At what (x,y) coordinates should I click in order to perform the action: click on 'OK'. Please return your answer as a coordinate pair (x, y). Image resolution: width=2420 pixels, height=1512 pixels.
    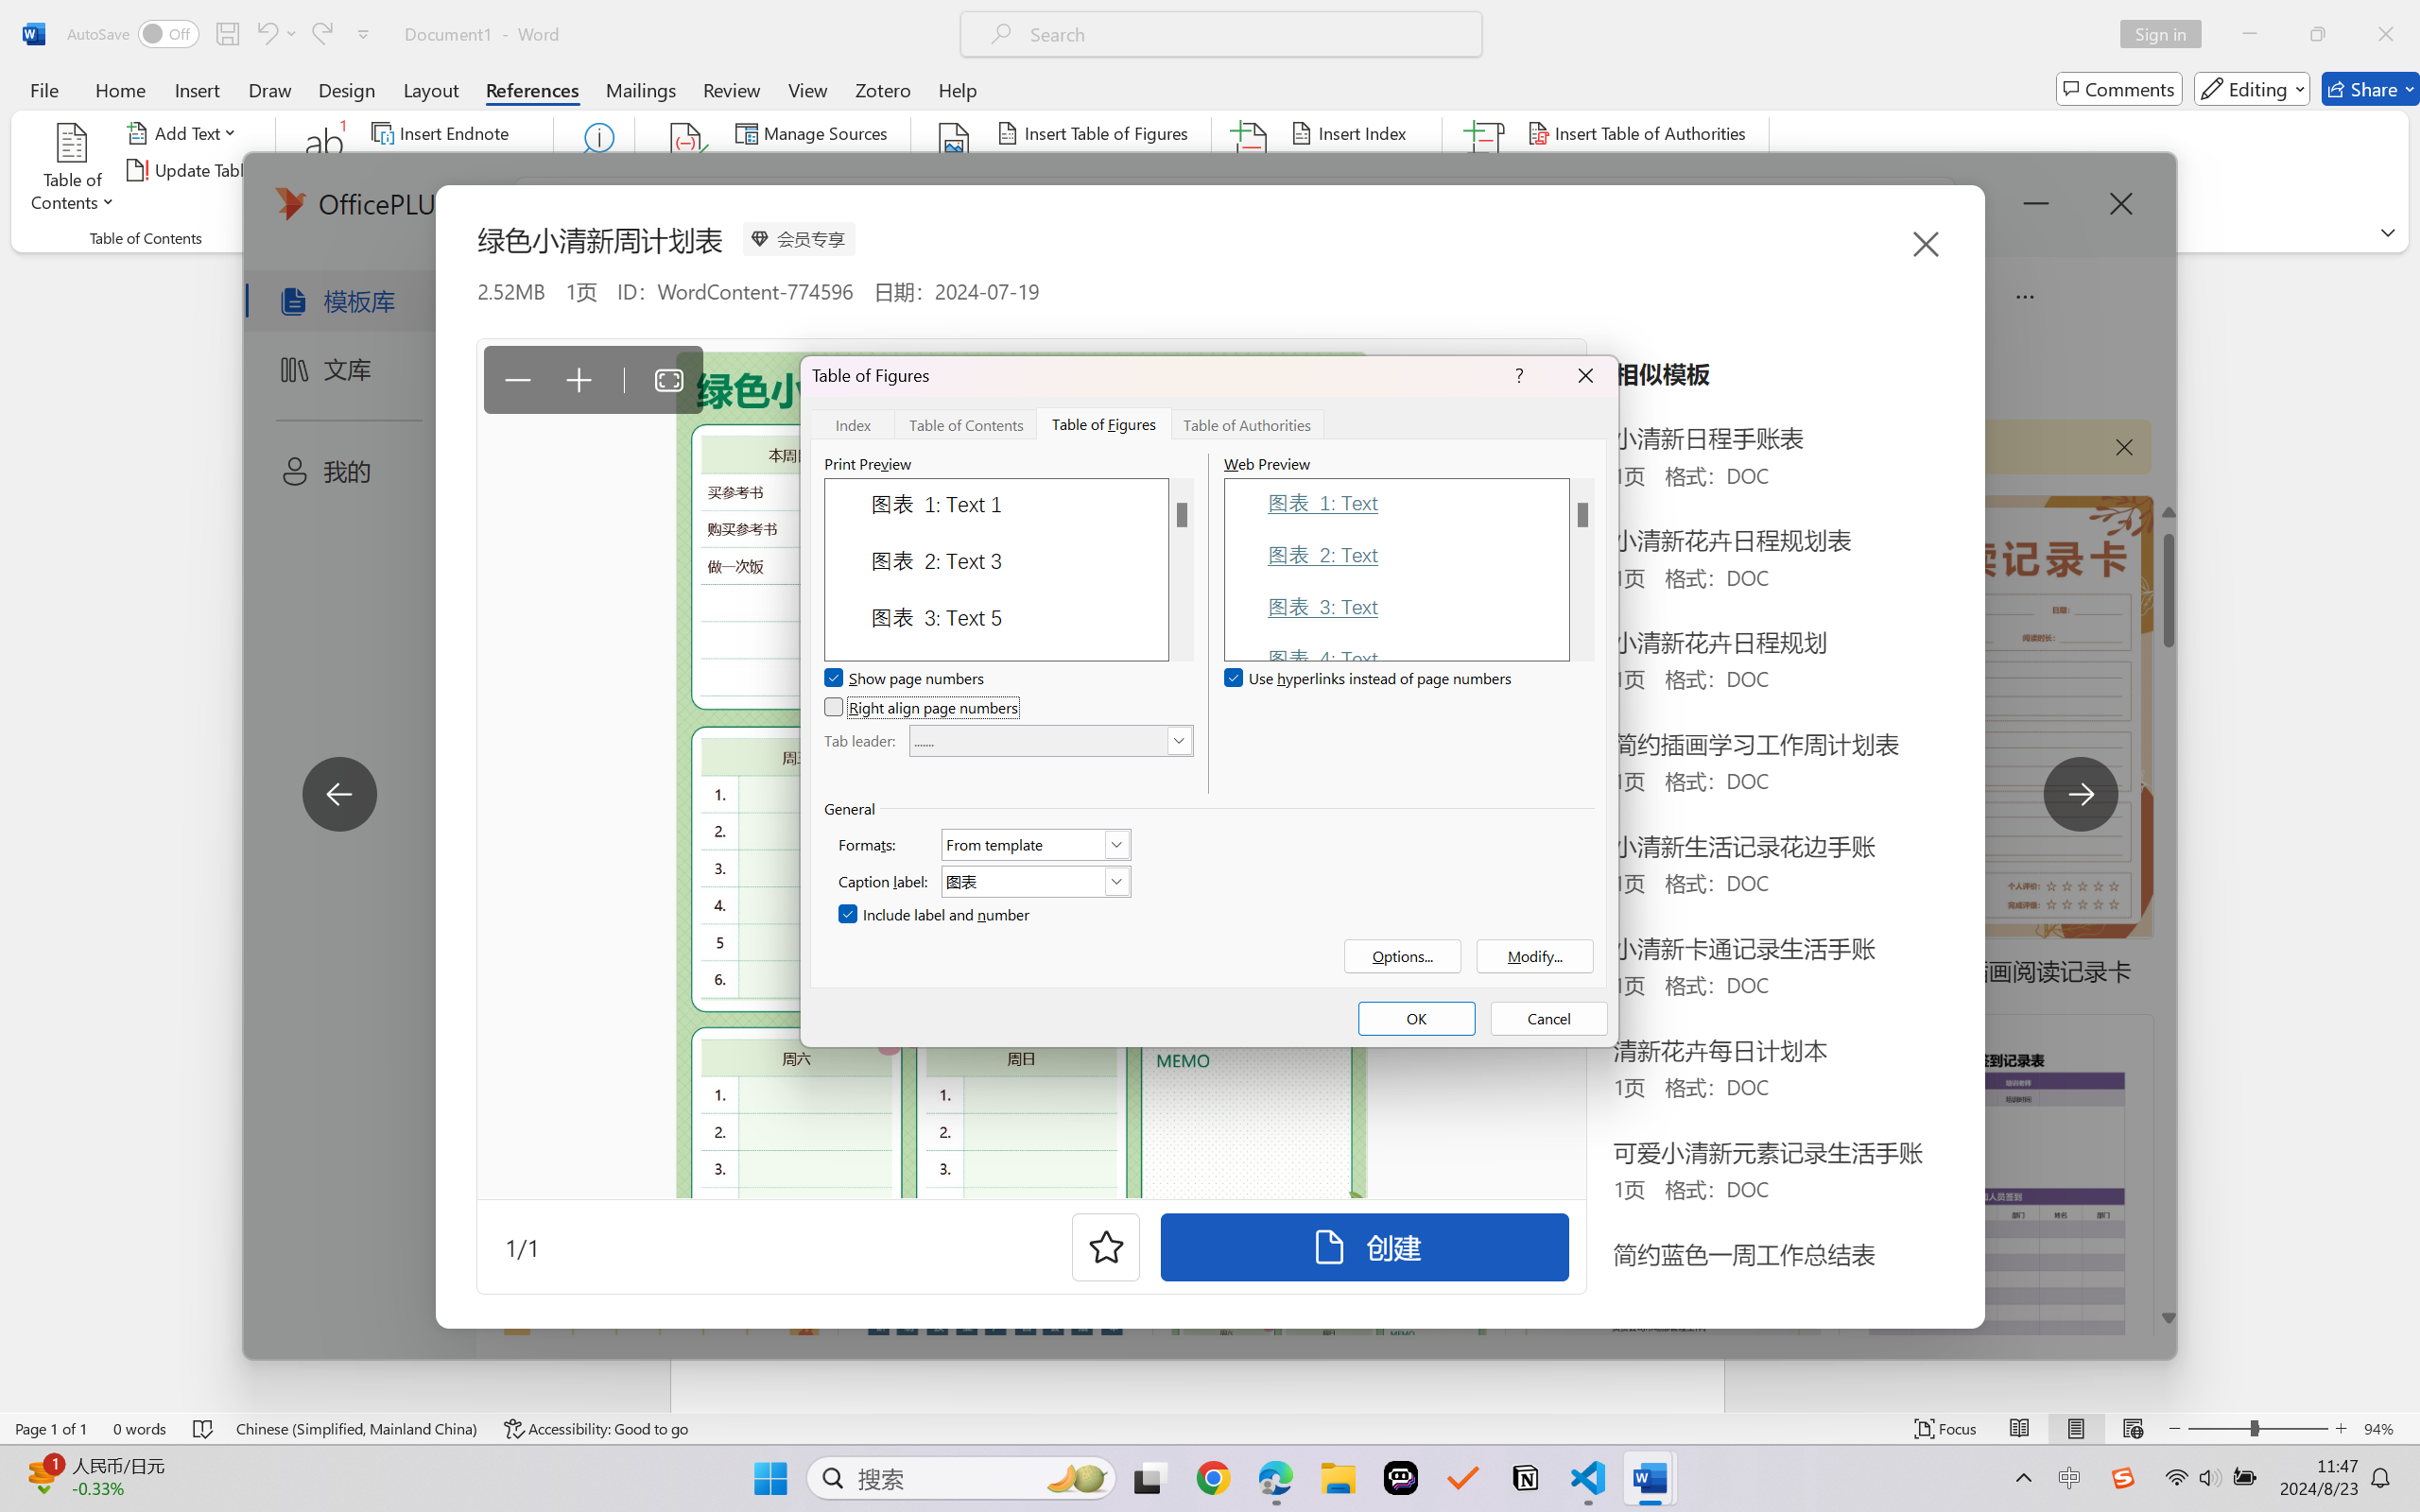
    Looking at the image, I should click on (1415, 1018).